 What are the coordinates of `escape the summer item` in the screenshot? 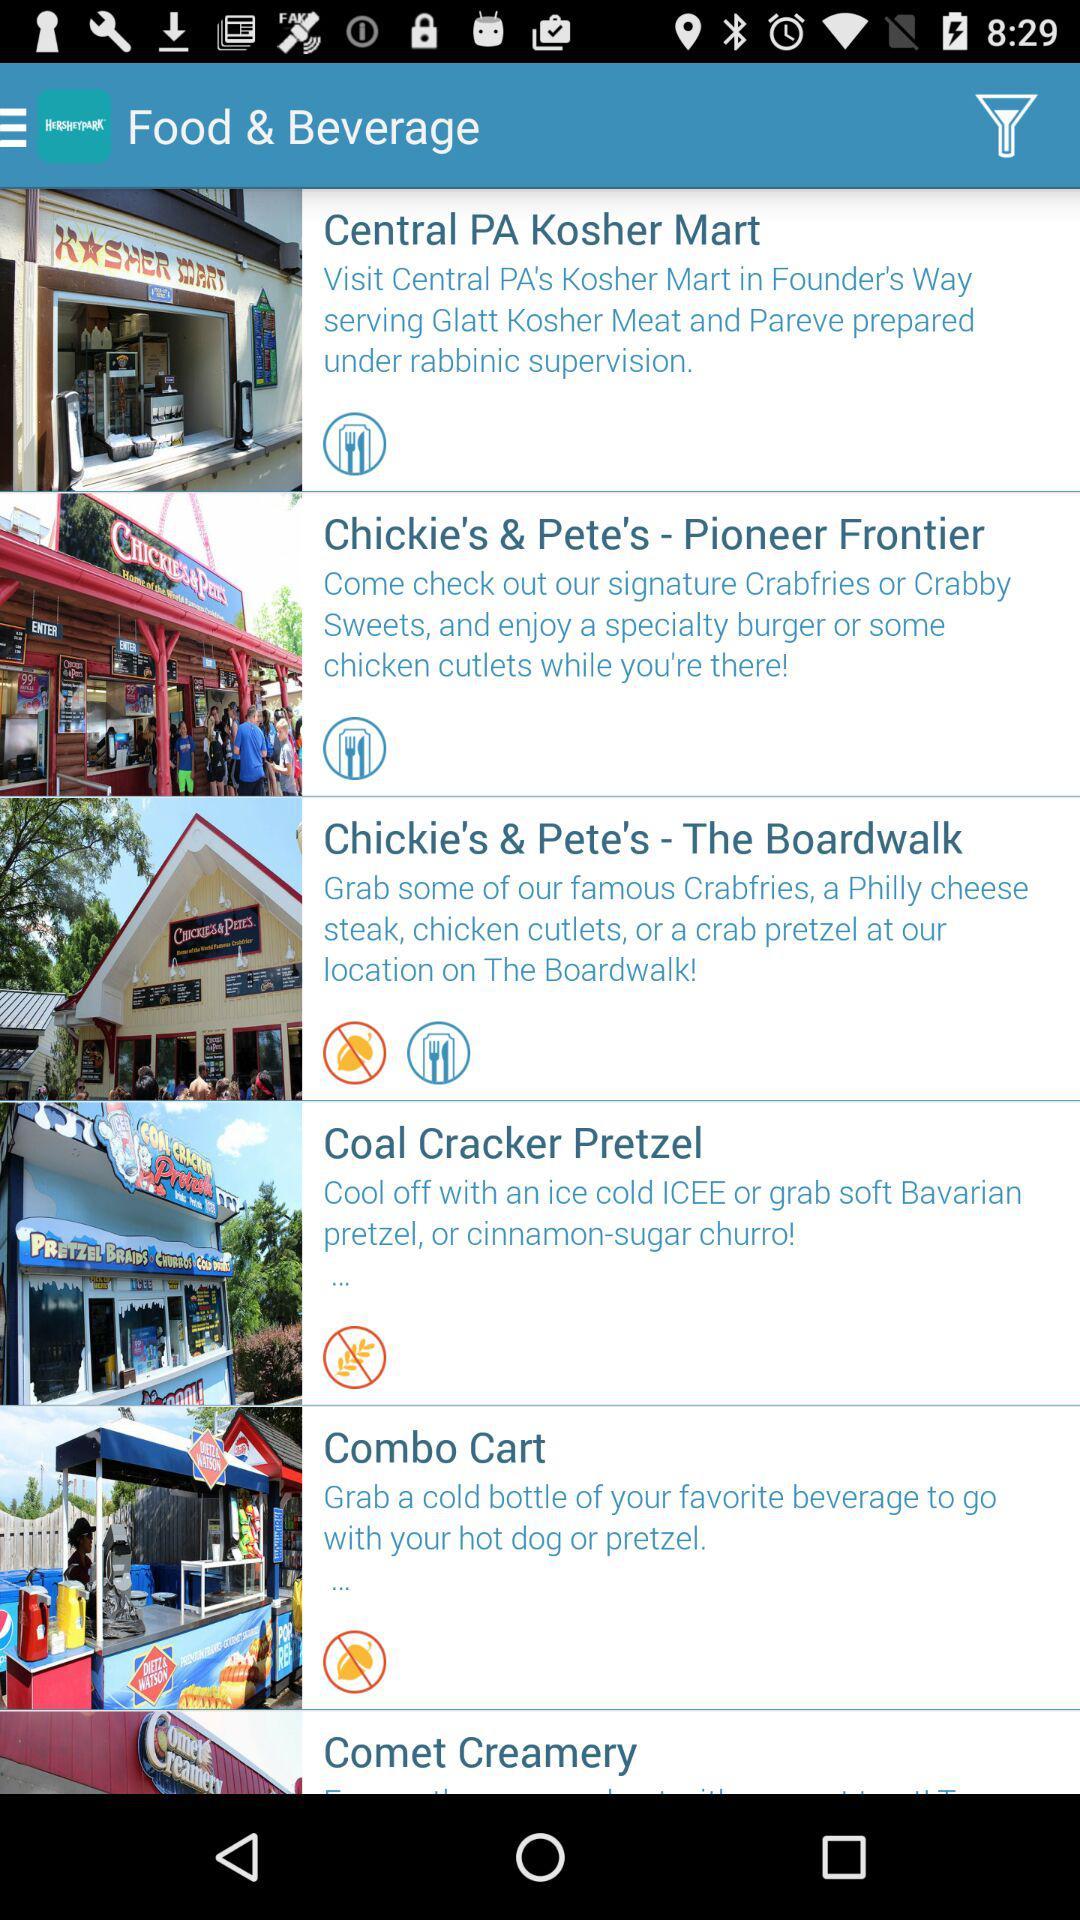 It's located at (690, 1786).